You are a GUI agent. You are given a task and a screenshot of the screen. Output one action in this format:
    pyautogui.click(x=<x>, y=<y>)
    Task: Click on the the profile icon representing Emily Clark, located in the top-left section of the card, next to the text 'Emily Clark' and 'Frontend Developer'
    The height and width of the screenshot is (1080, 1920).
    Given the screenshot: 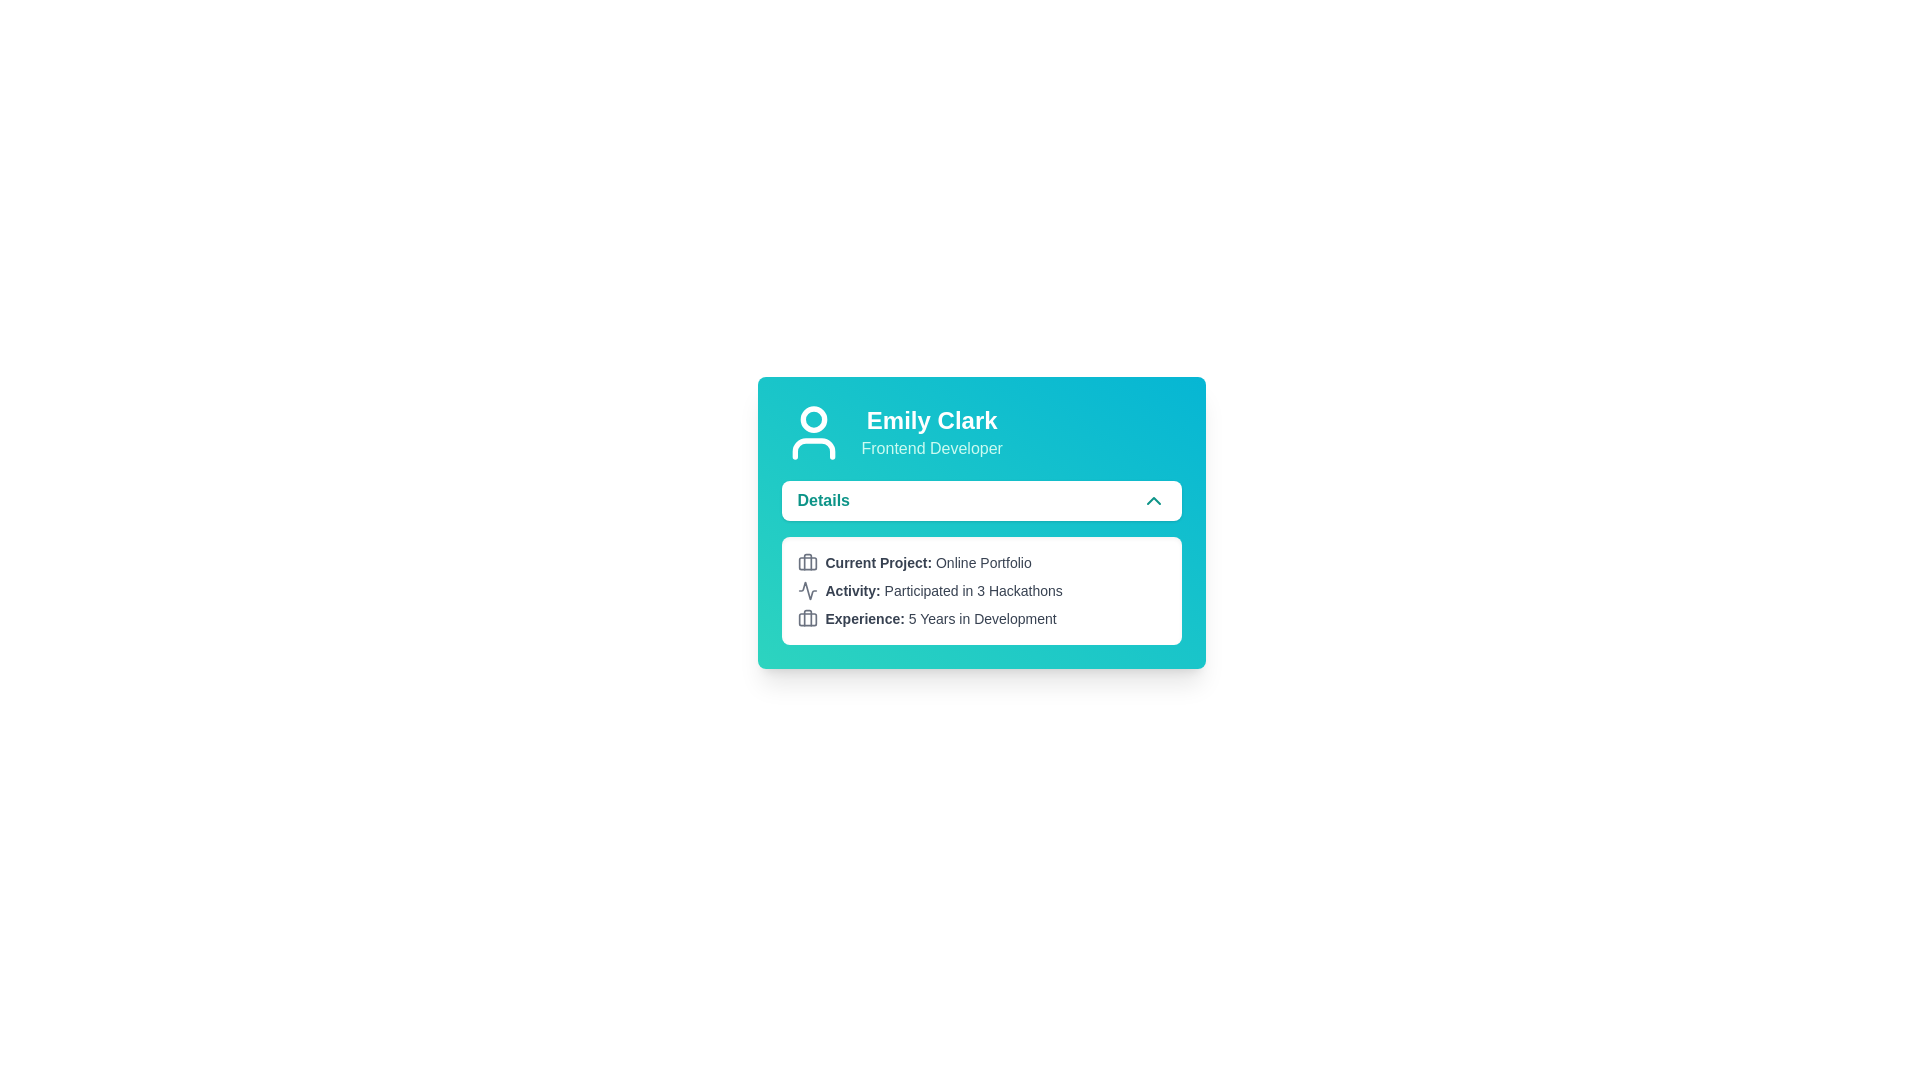 What is the action you would take?
    pyautogui.click(x=813, y=431)
    